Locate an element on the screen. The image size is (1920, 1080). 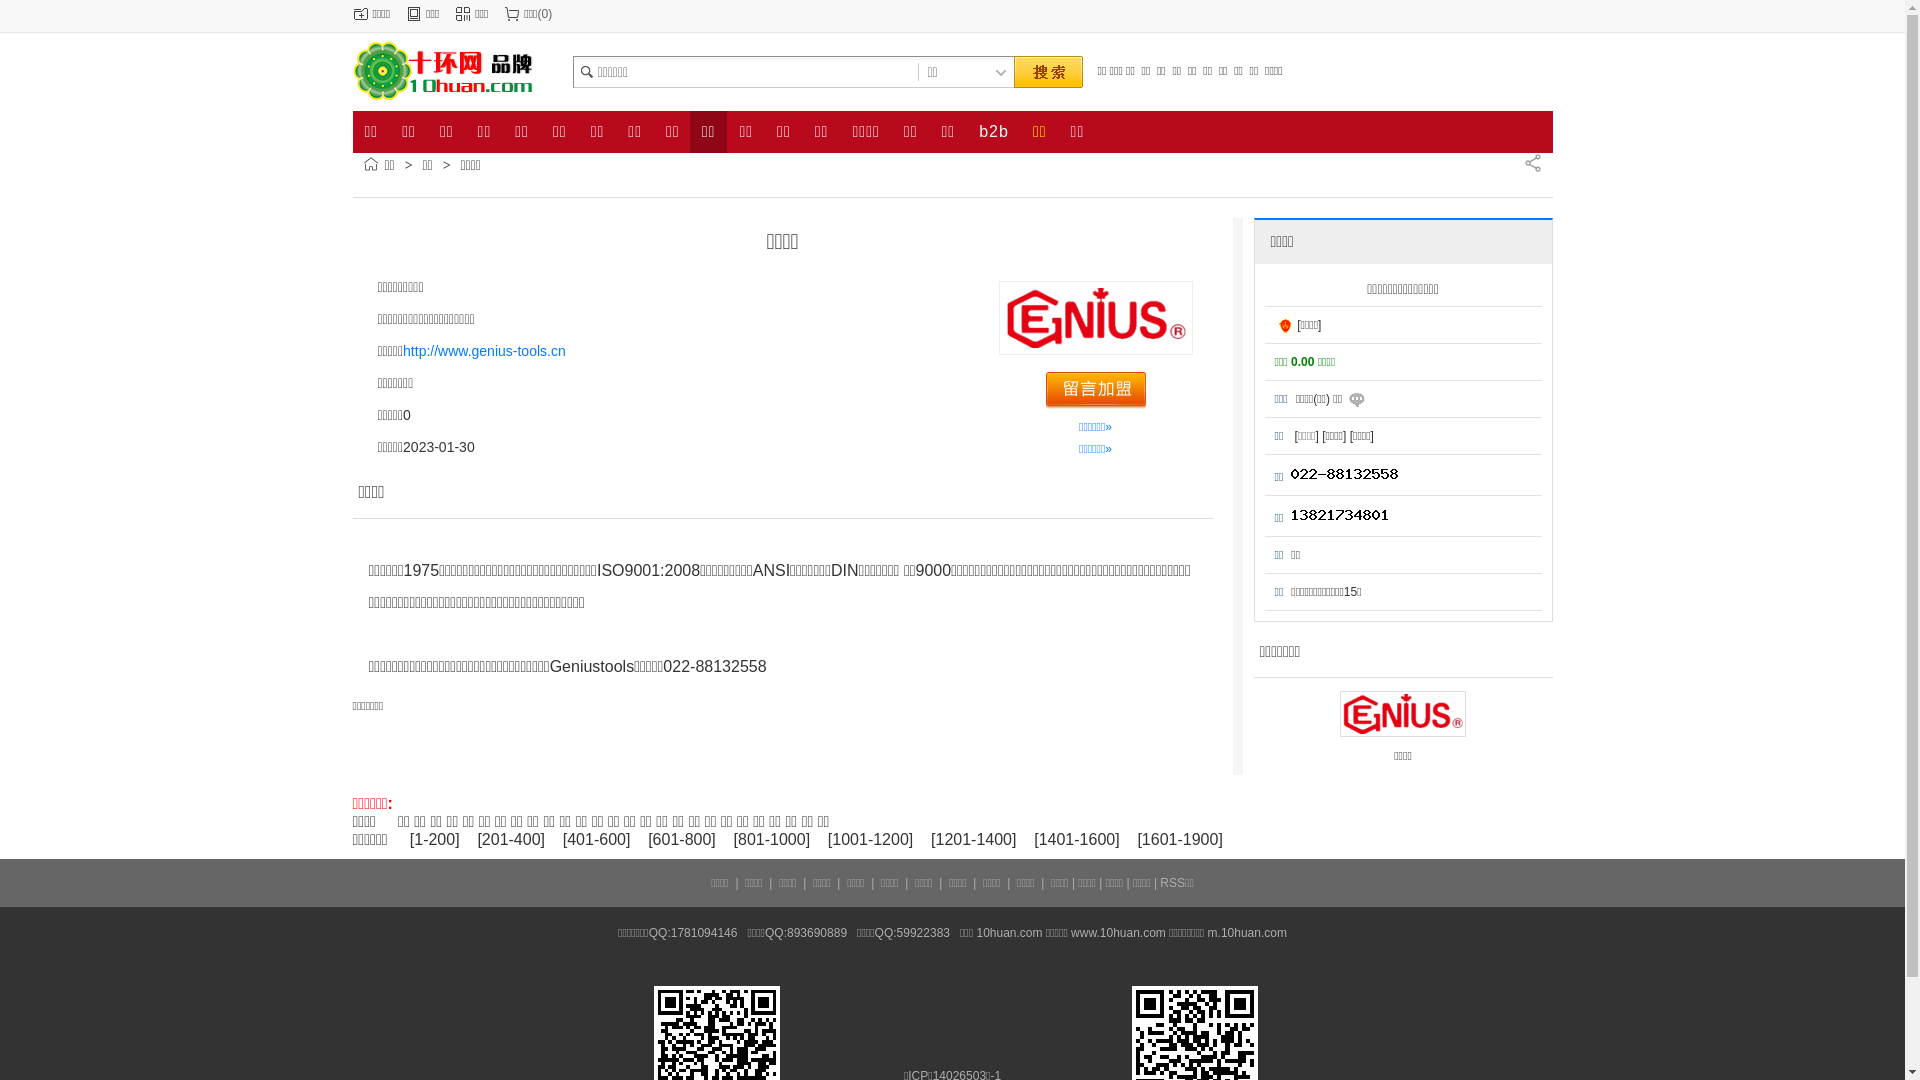
'b2b' is located at coordinates (993, 131).